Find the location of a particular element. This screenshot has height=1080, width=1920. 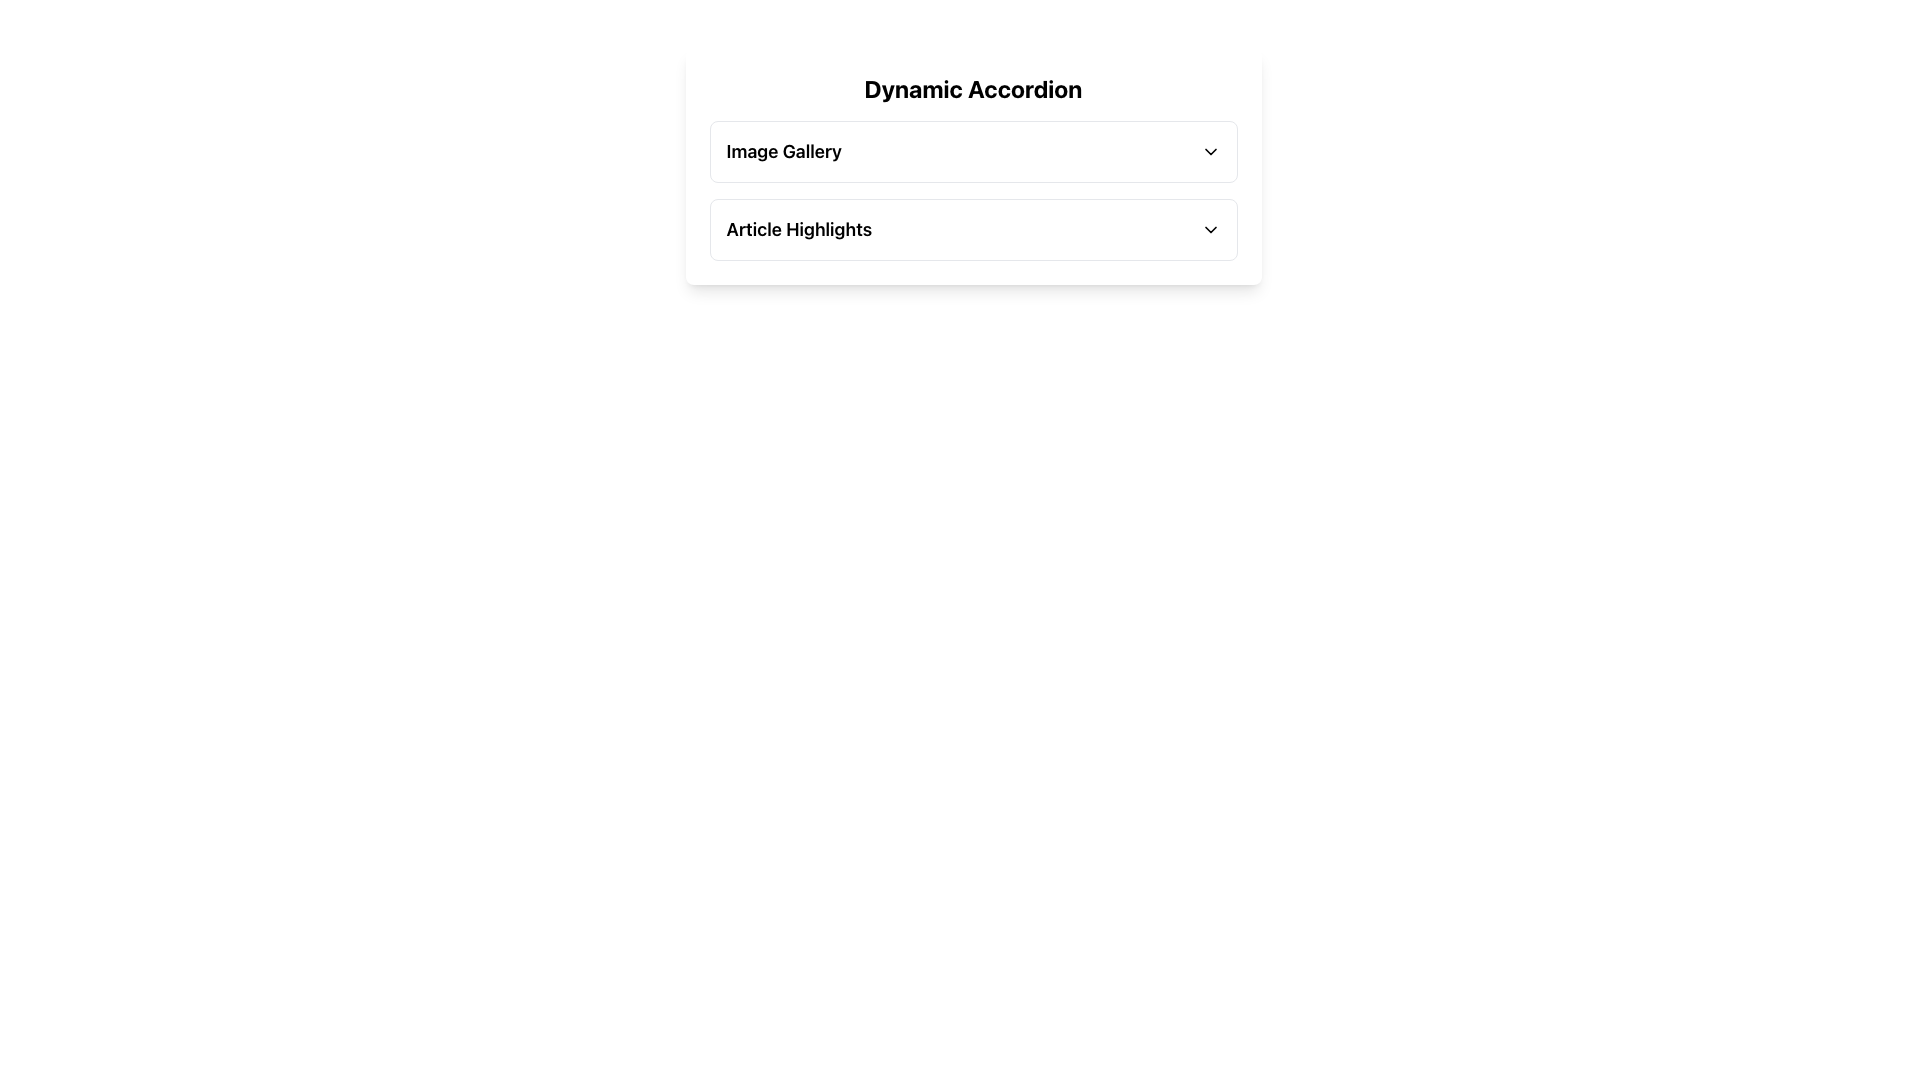

the downward-pointing chevron icon located at the far right of the 'Image Gallery' section is located at coordinates (1209, 150).